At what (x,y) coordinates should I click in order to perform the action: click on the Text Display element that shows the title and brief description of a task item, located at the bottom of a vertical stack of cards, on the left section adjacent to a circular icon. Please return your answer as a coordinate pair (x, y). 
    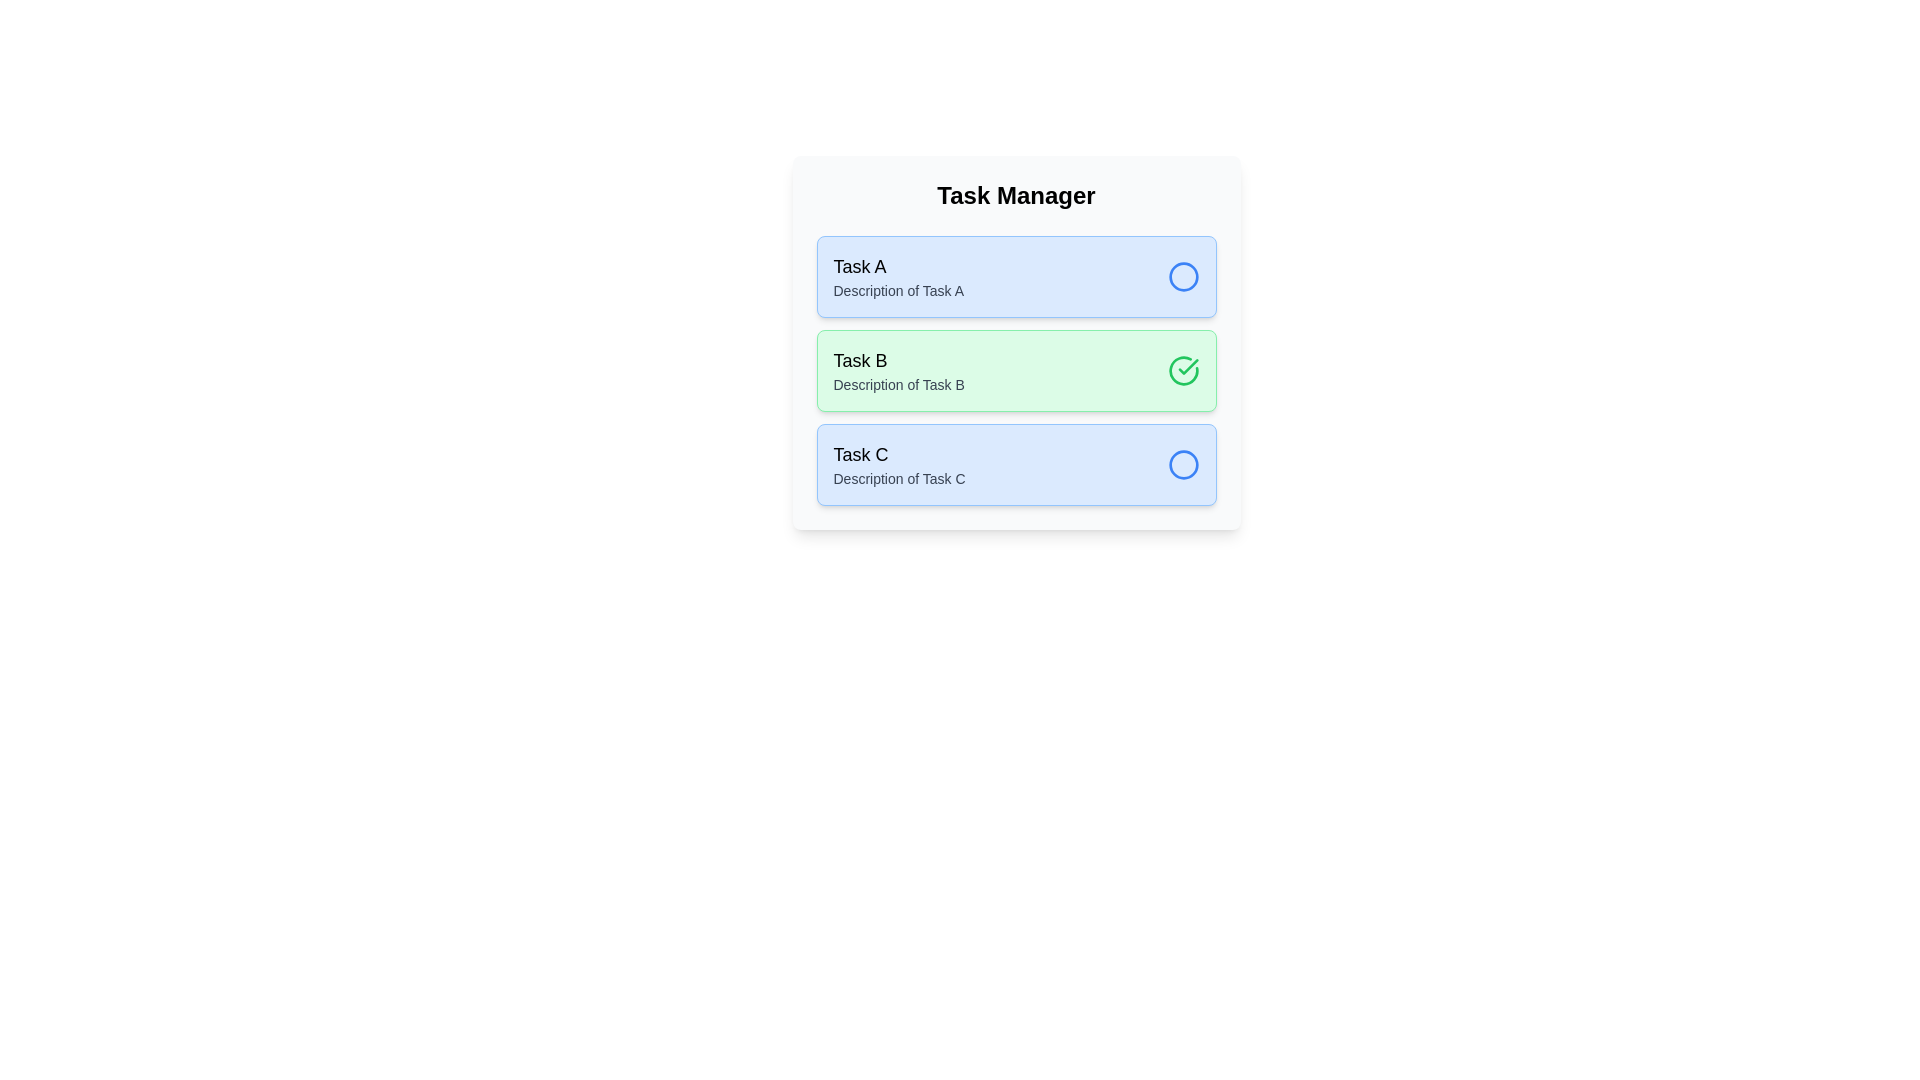
    Looking at the image, I should click on (898, 465).